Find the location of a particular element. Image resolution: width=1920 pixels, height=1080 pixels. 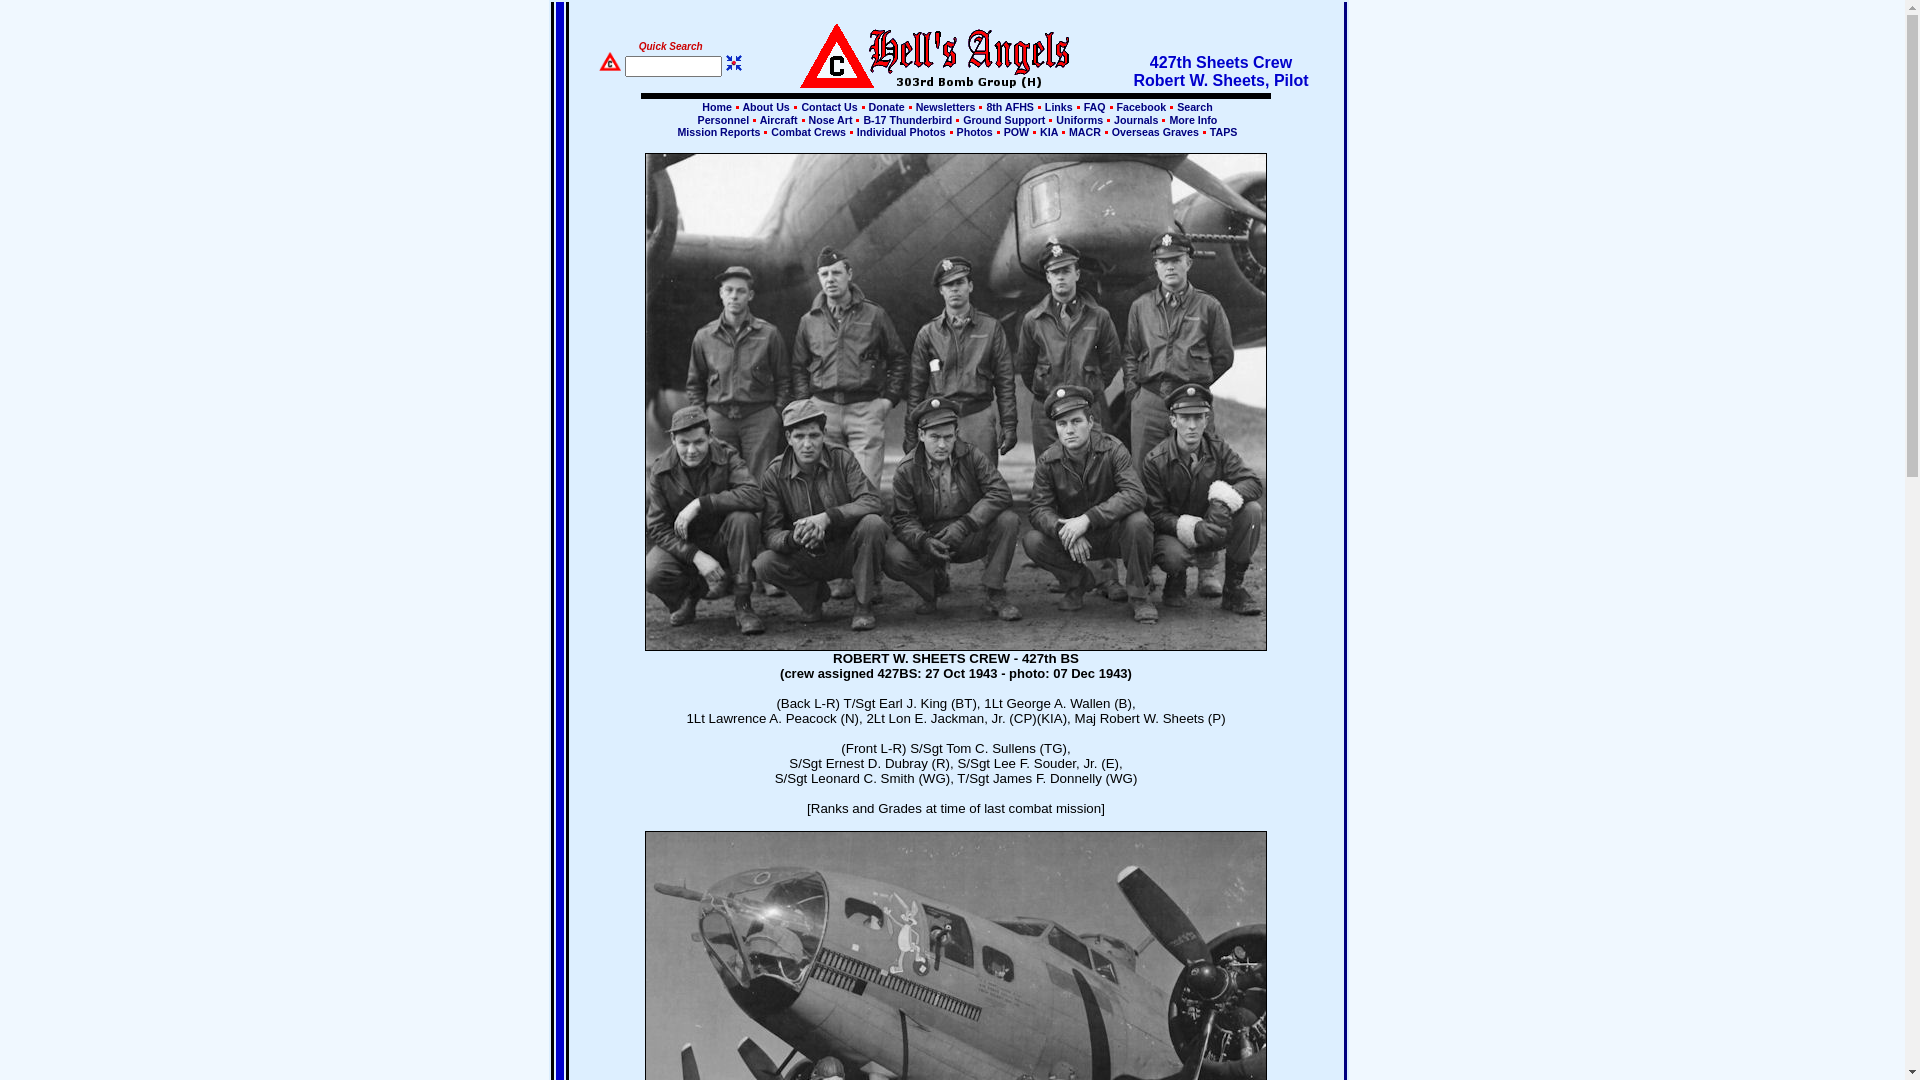

'Newsletters' is located at coordinates (944, 107).